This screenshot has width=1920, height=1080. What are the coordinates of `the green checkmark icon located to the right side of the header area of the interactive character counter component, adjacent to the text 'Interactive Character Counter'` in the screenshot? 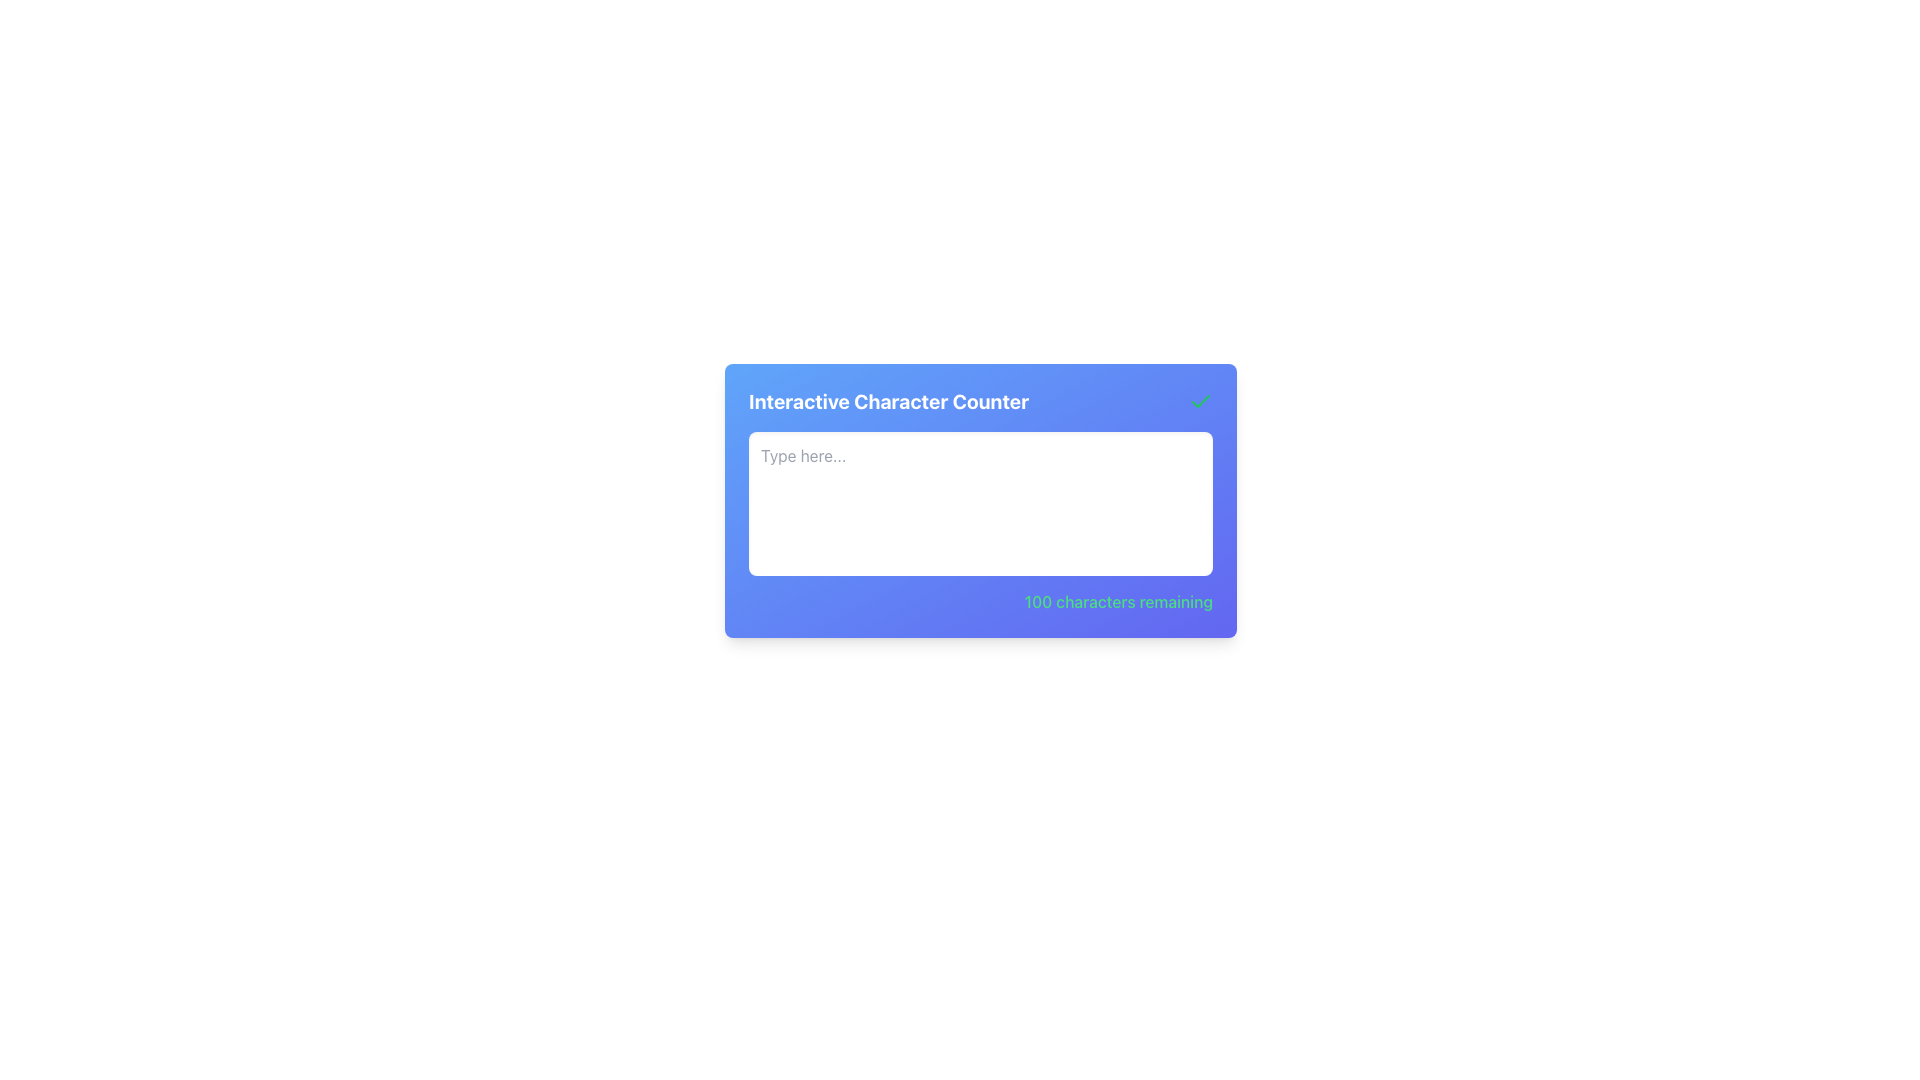 It's located at (1200, 401).